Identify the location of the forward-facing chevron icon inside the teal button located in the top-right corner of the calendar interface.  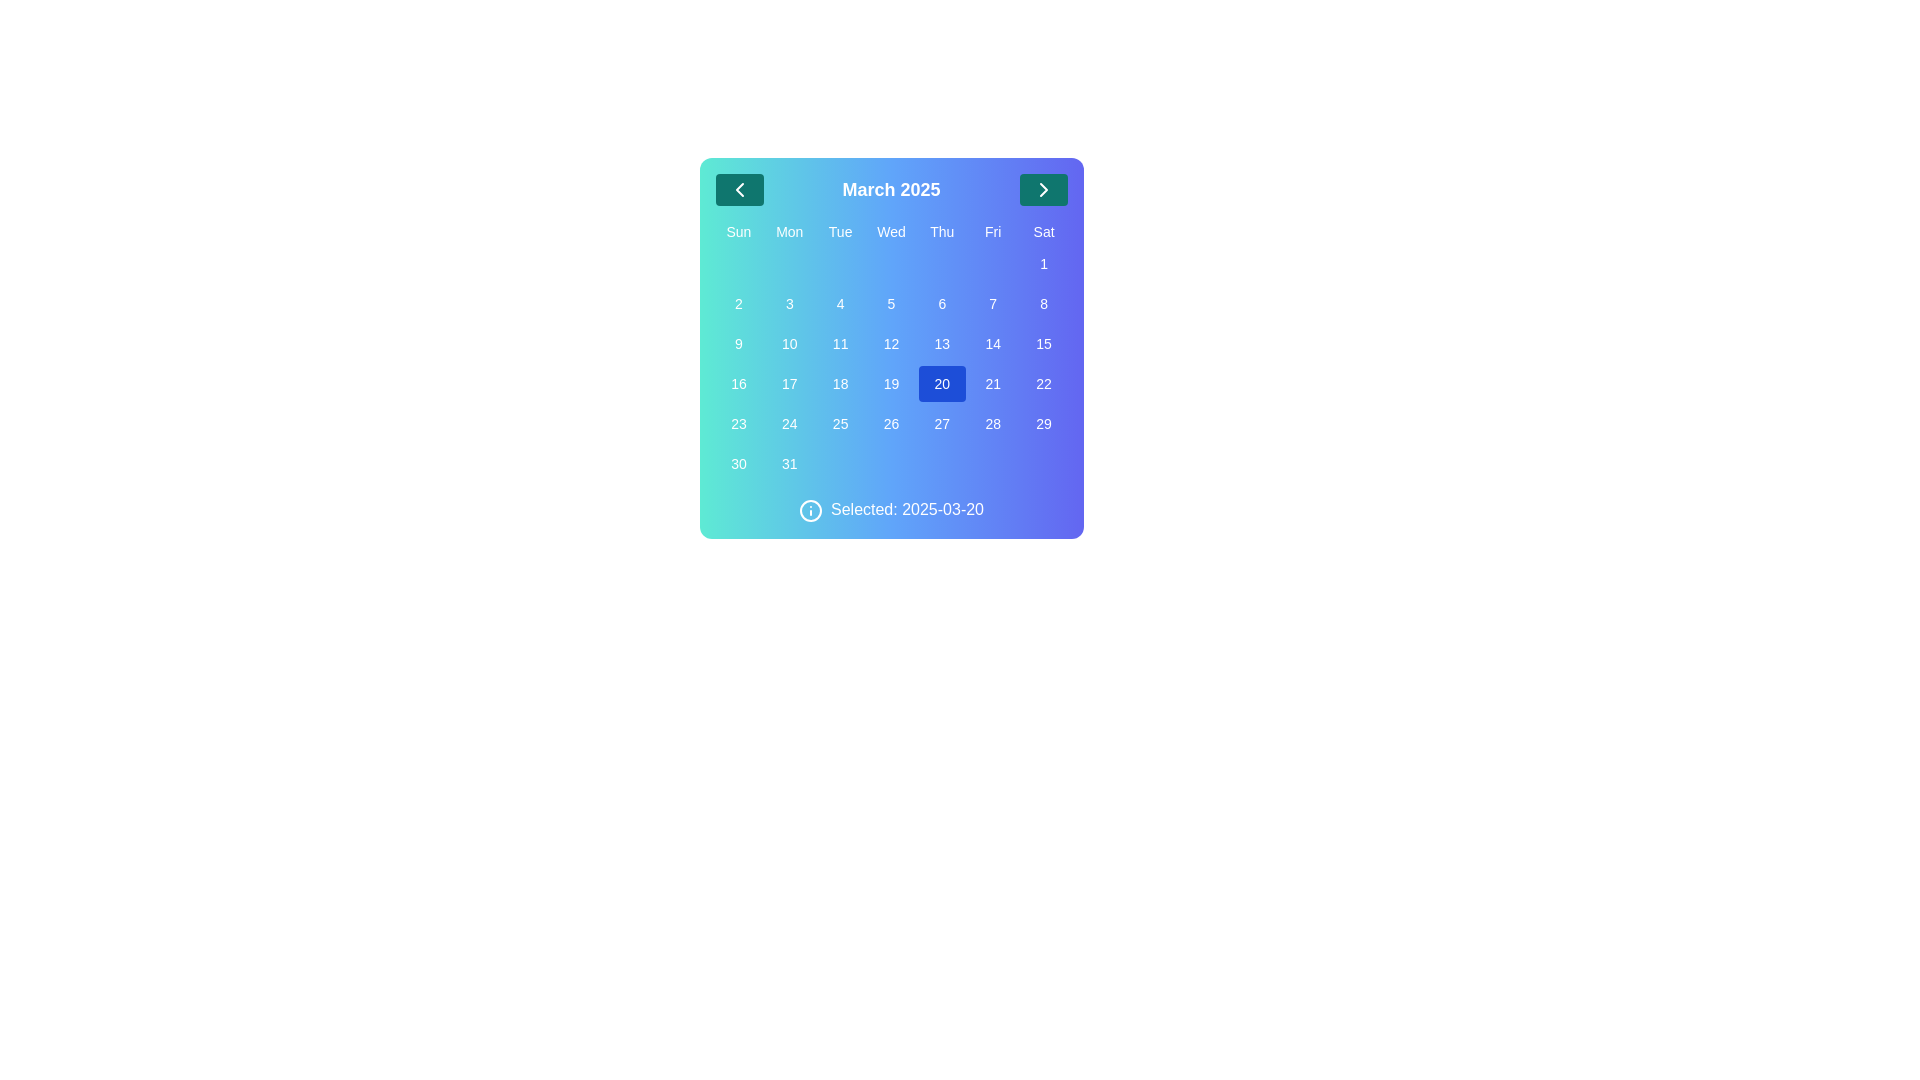
(1042, 189).